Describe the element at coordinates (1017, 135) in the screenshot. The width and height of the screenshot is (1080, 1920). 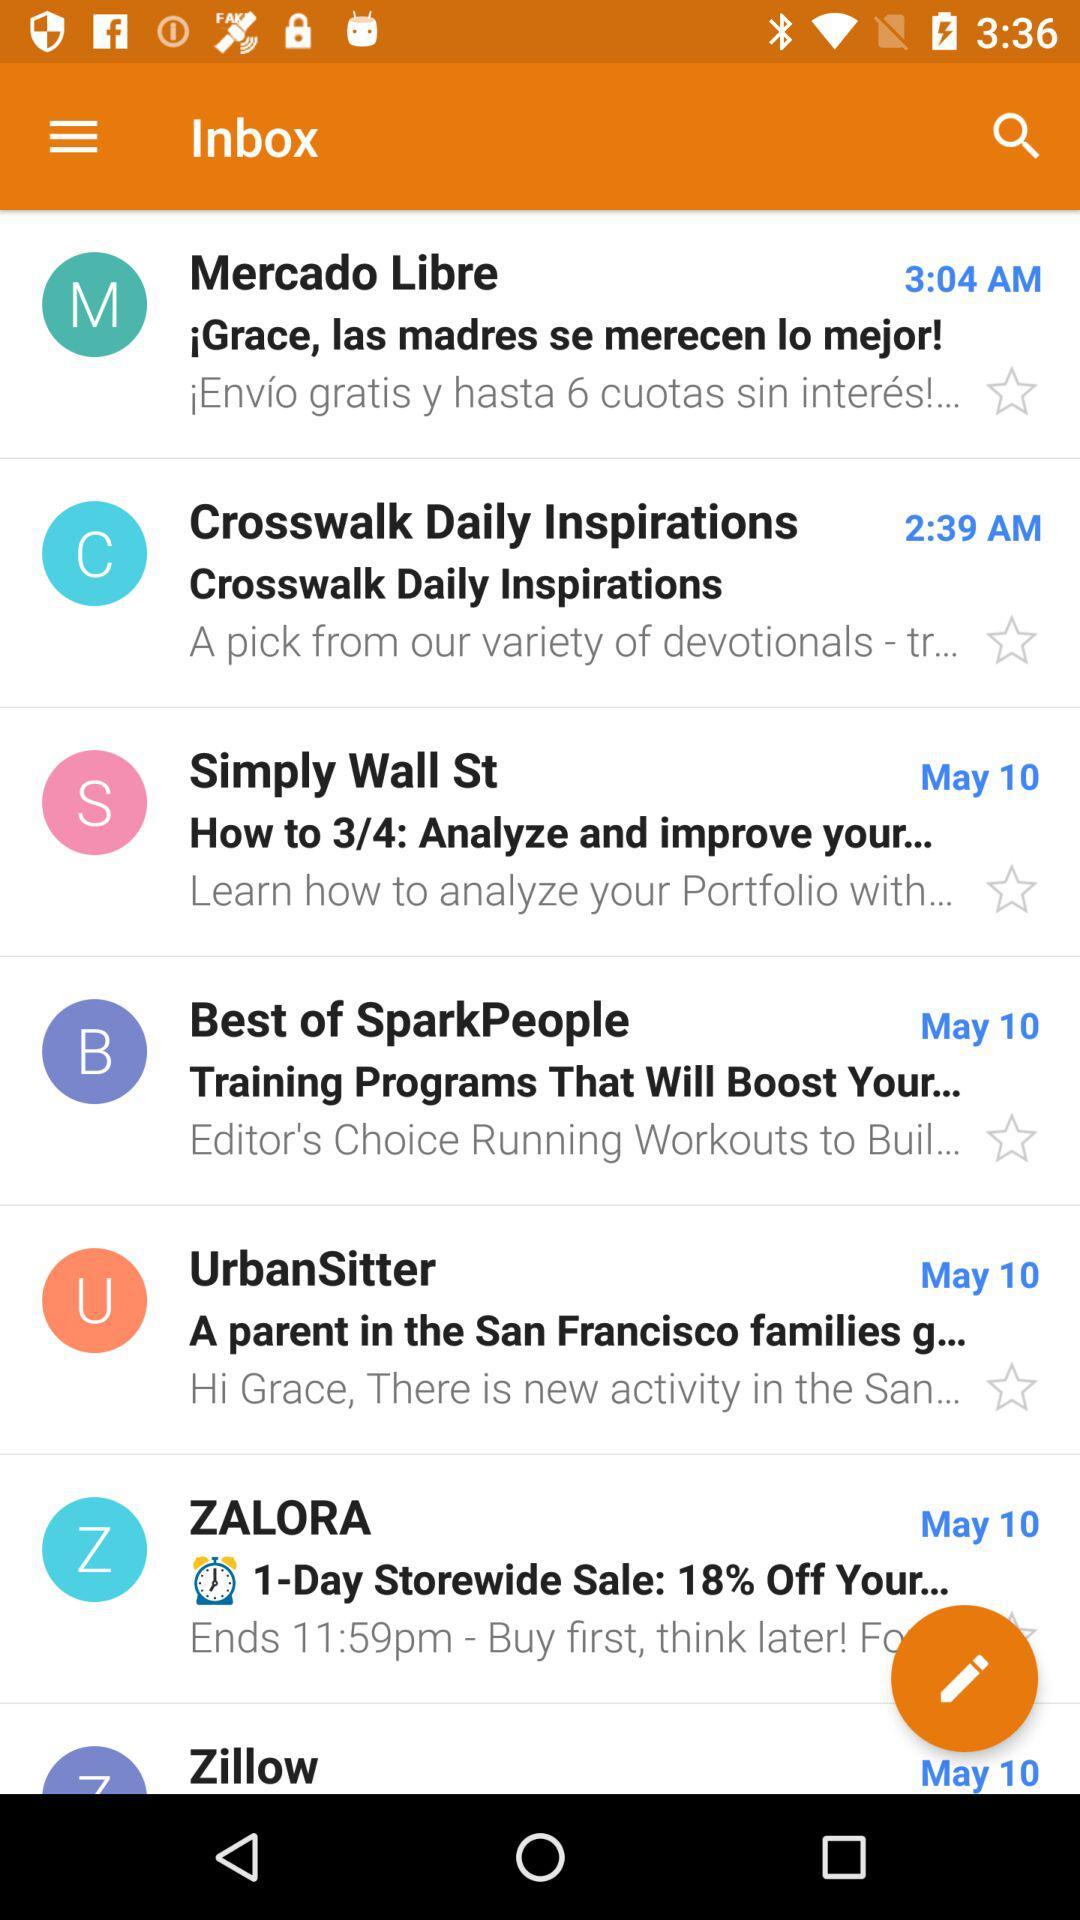
I see `the icon next to inbox app` at that location.